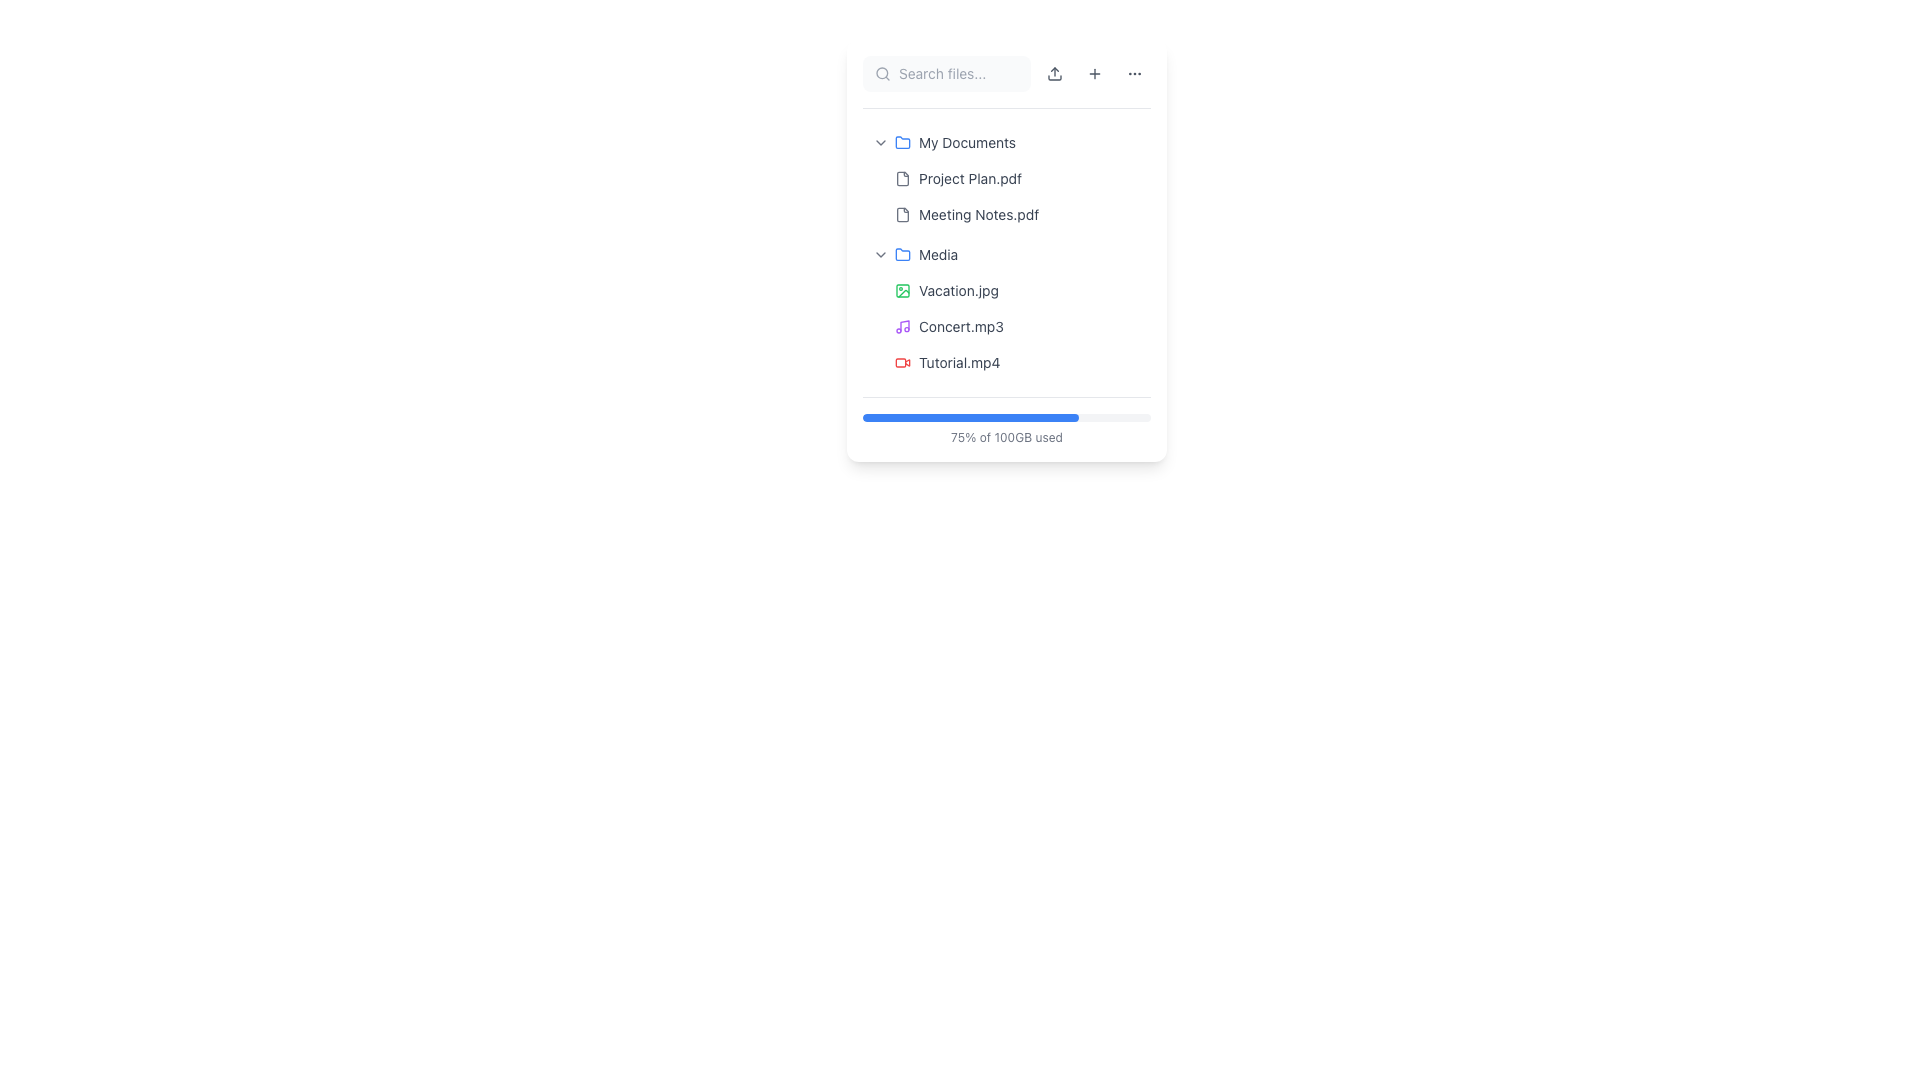 The image size is (1920, 1080). What do you see at coordinates (1018, 326) in the screenshot?
I see `to select the file 'Concert.mp3' from the second item in the 'Media' category list` at bounding box center [1018, 326].